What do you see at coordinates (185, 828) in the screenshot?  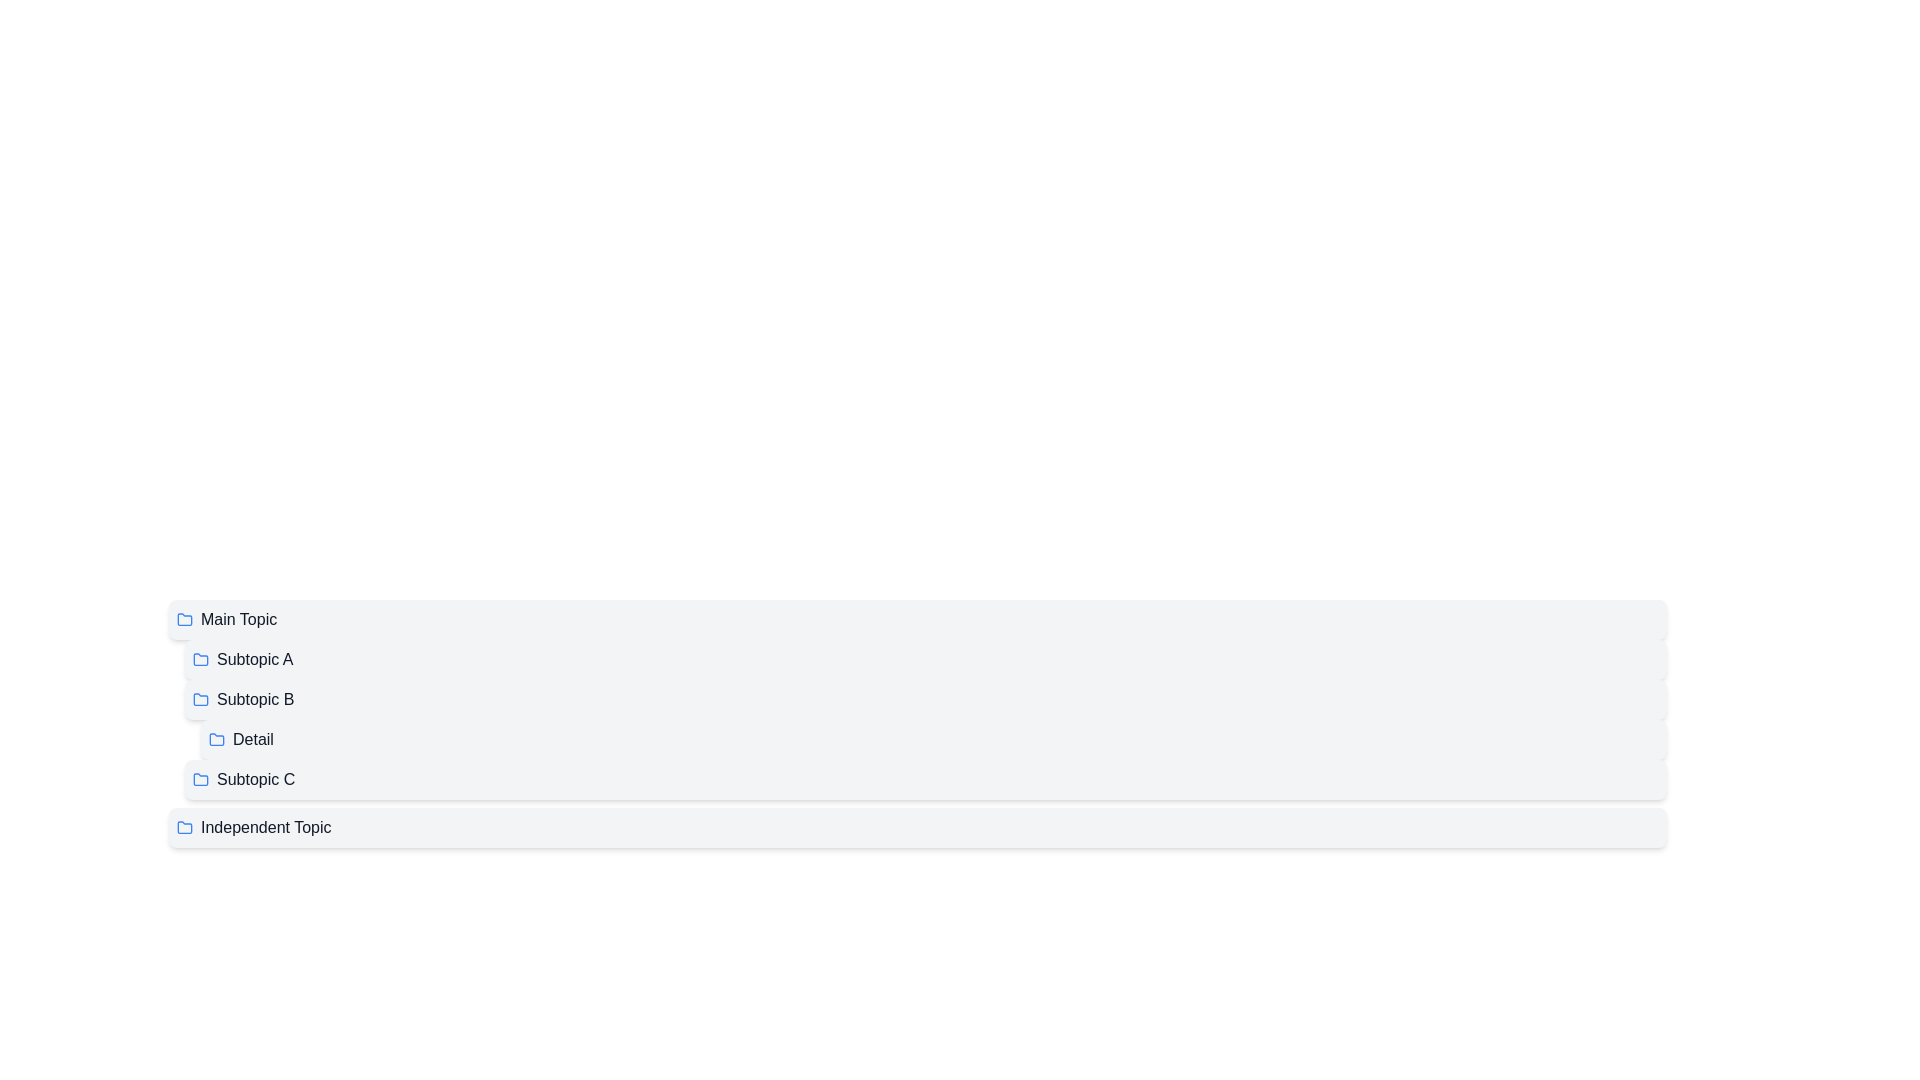 I see `the blue folder icon located to the left of the text 'Independent Topic'` at bounding box center [185, 828].